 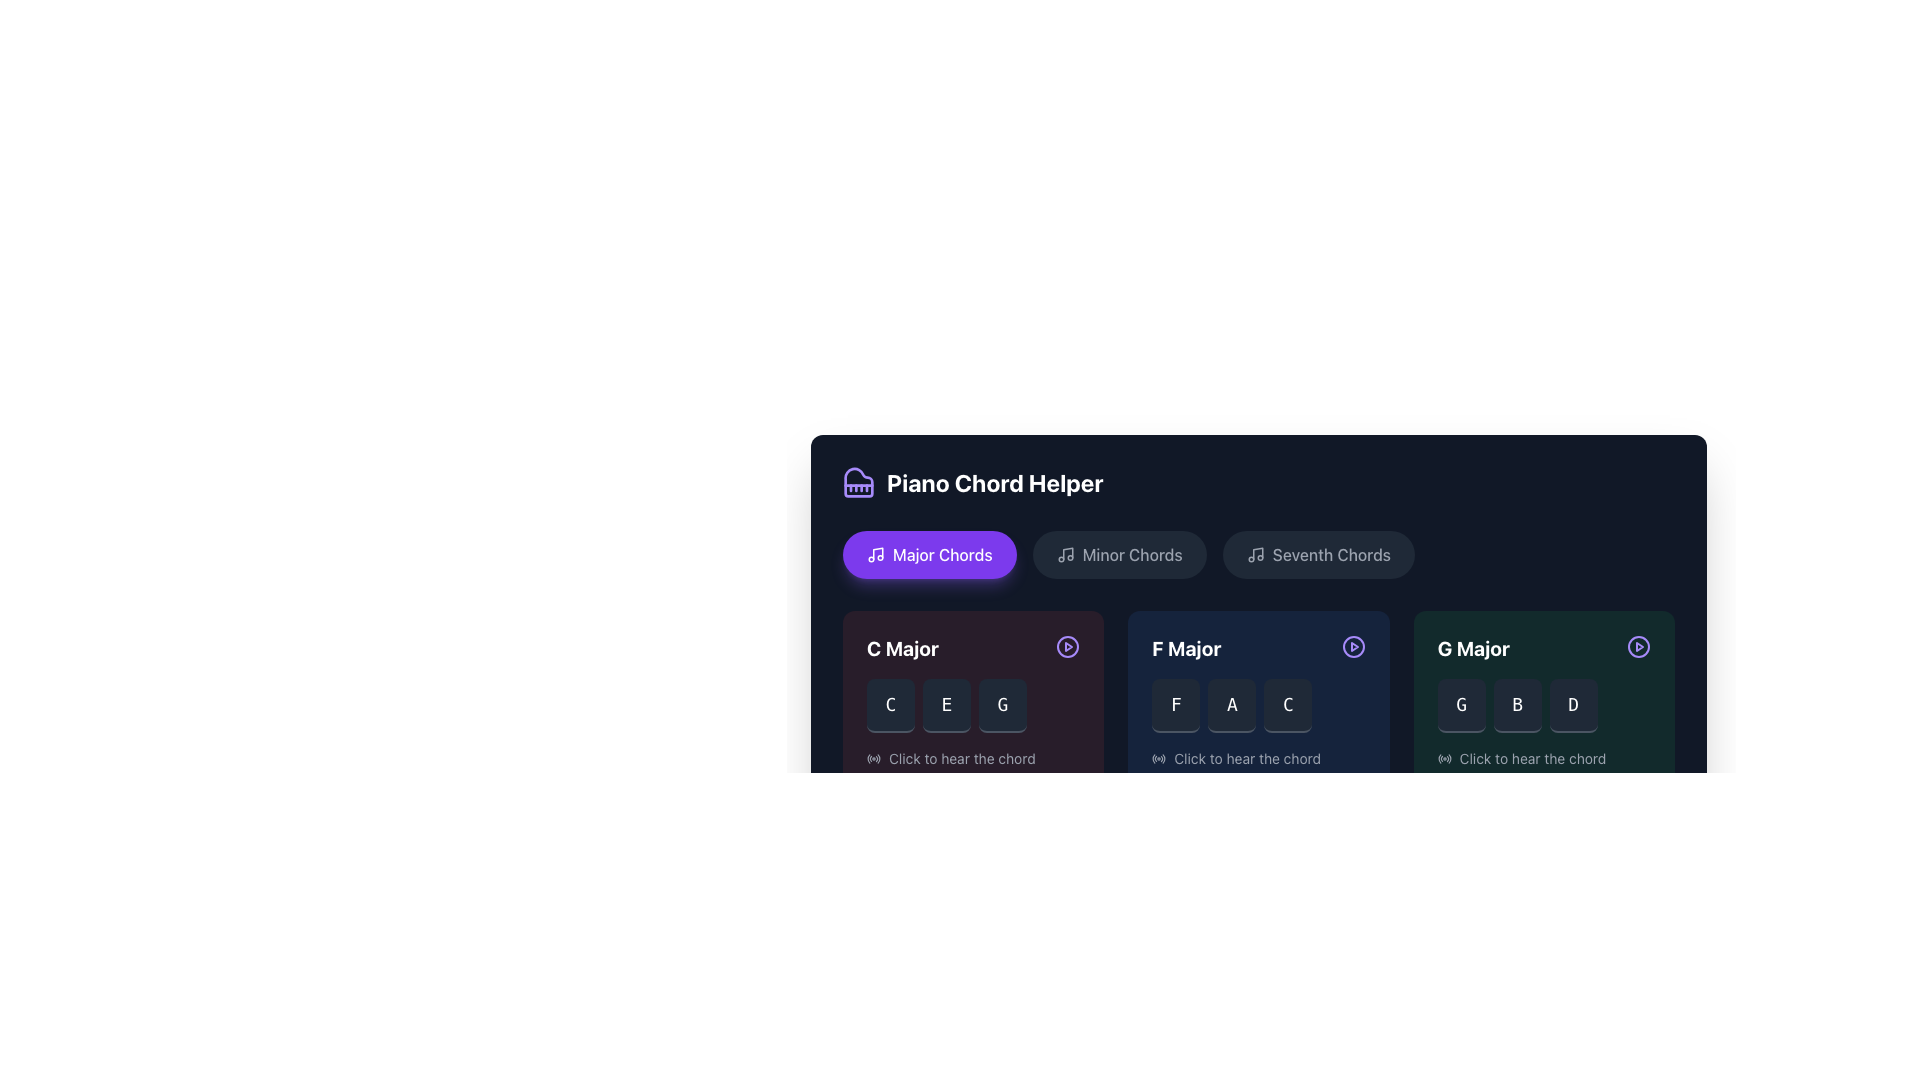 What do you see at coordinates (962, 759) in the screenshot?
I see `the instruction provided by the text label for the 'C Major' chord demonstration located in the chord information section` at bounding box center [962, 759].